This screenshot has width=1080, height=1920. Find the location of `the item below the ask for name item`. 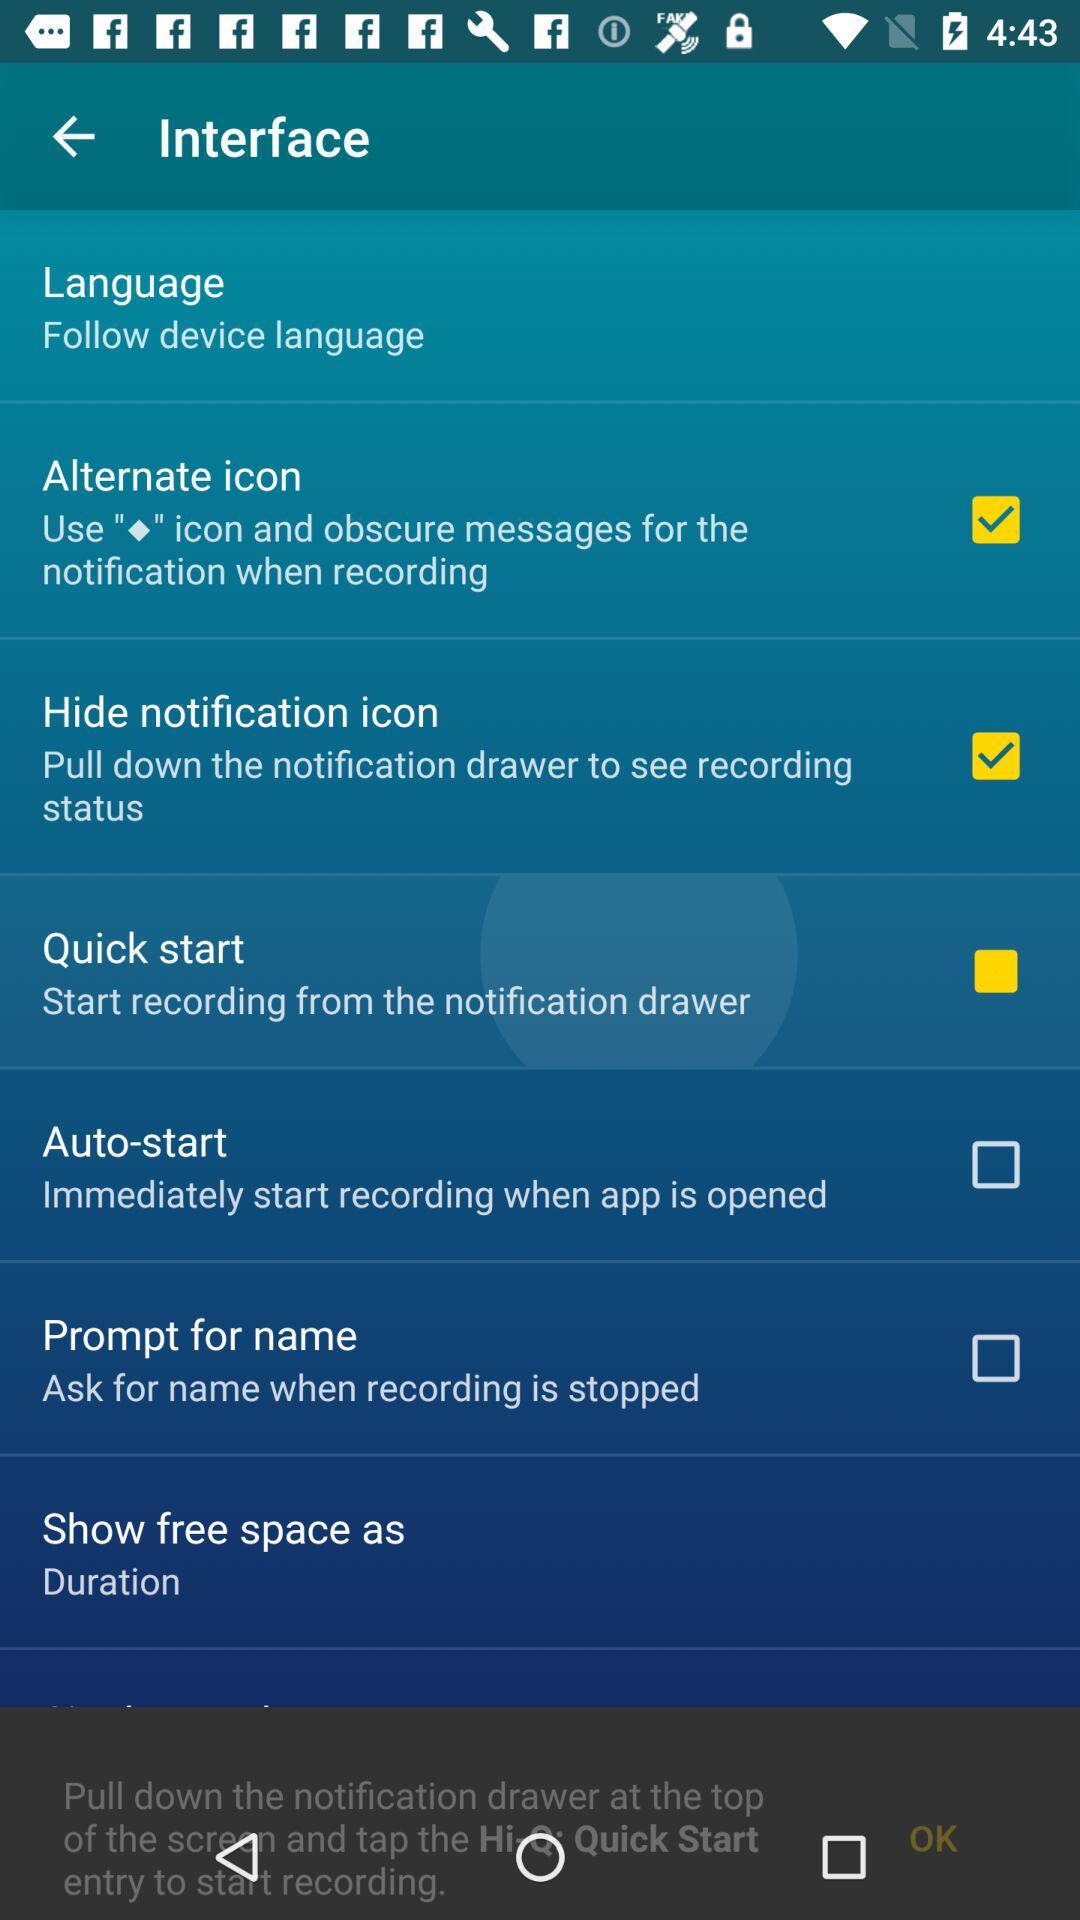

the item below the ask for name item is located at coordinates (223, 1525).